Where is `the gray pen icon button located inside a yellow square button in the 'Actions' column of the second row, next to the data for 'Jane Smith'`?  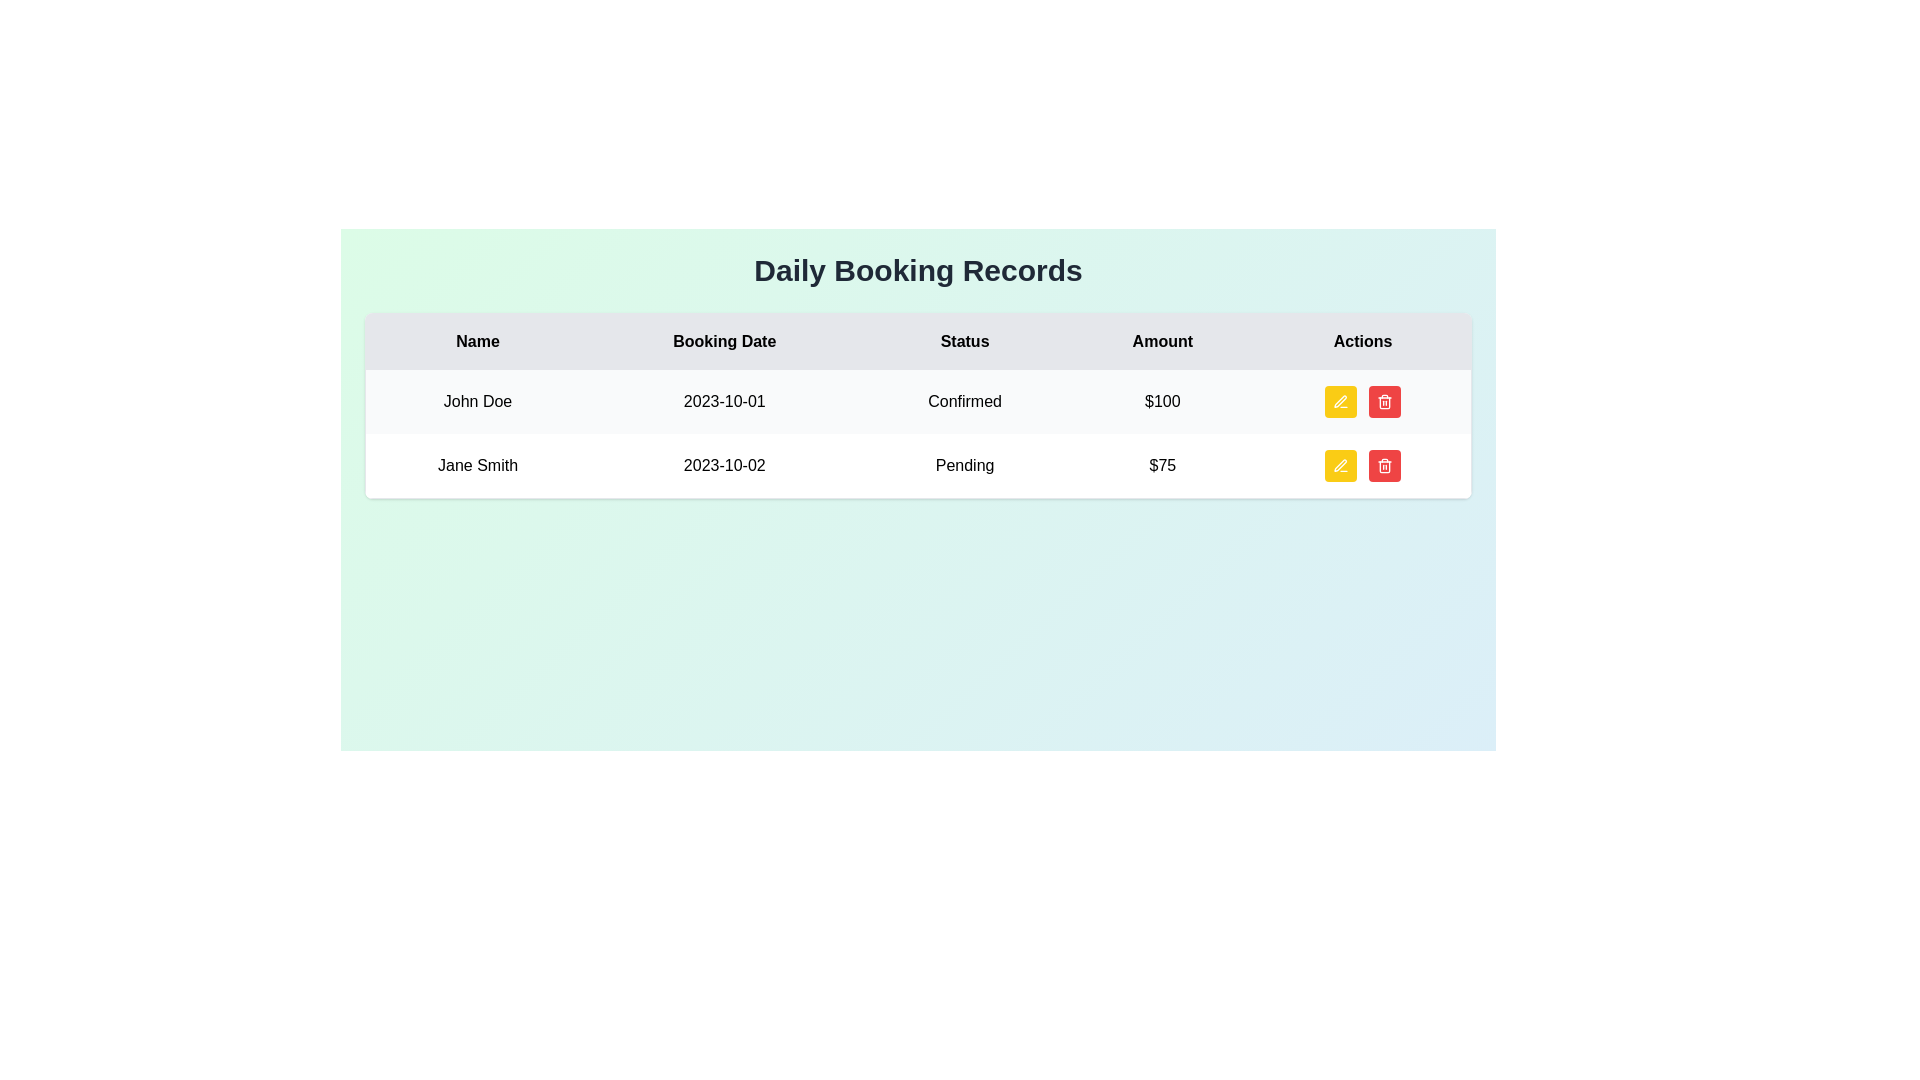
the gray pen icon button located inside a yellow square button in the 'Actions' column of the second row, next to the data for 'Jane Smith' is located at coordinates (1340, 466).